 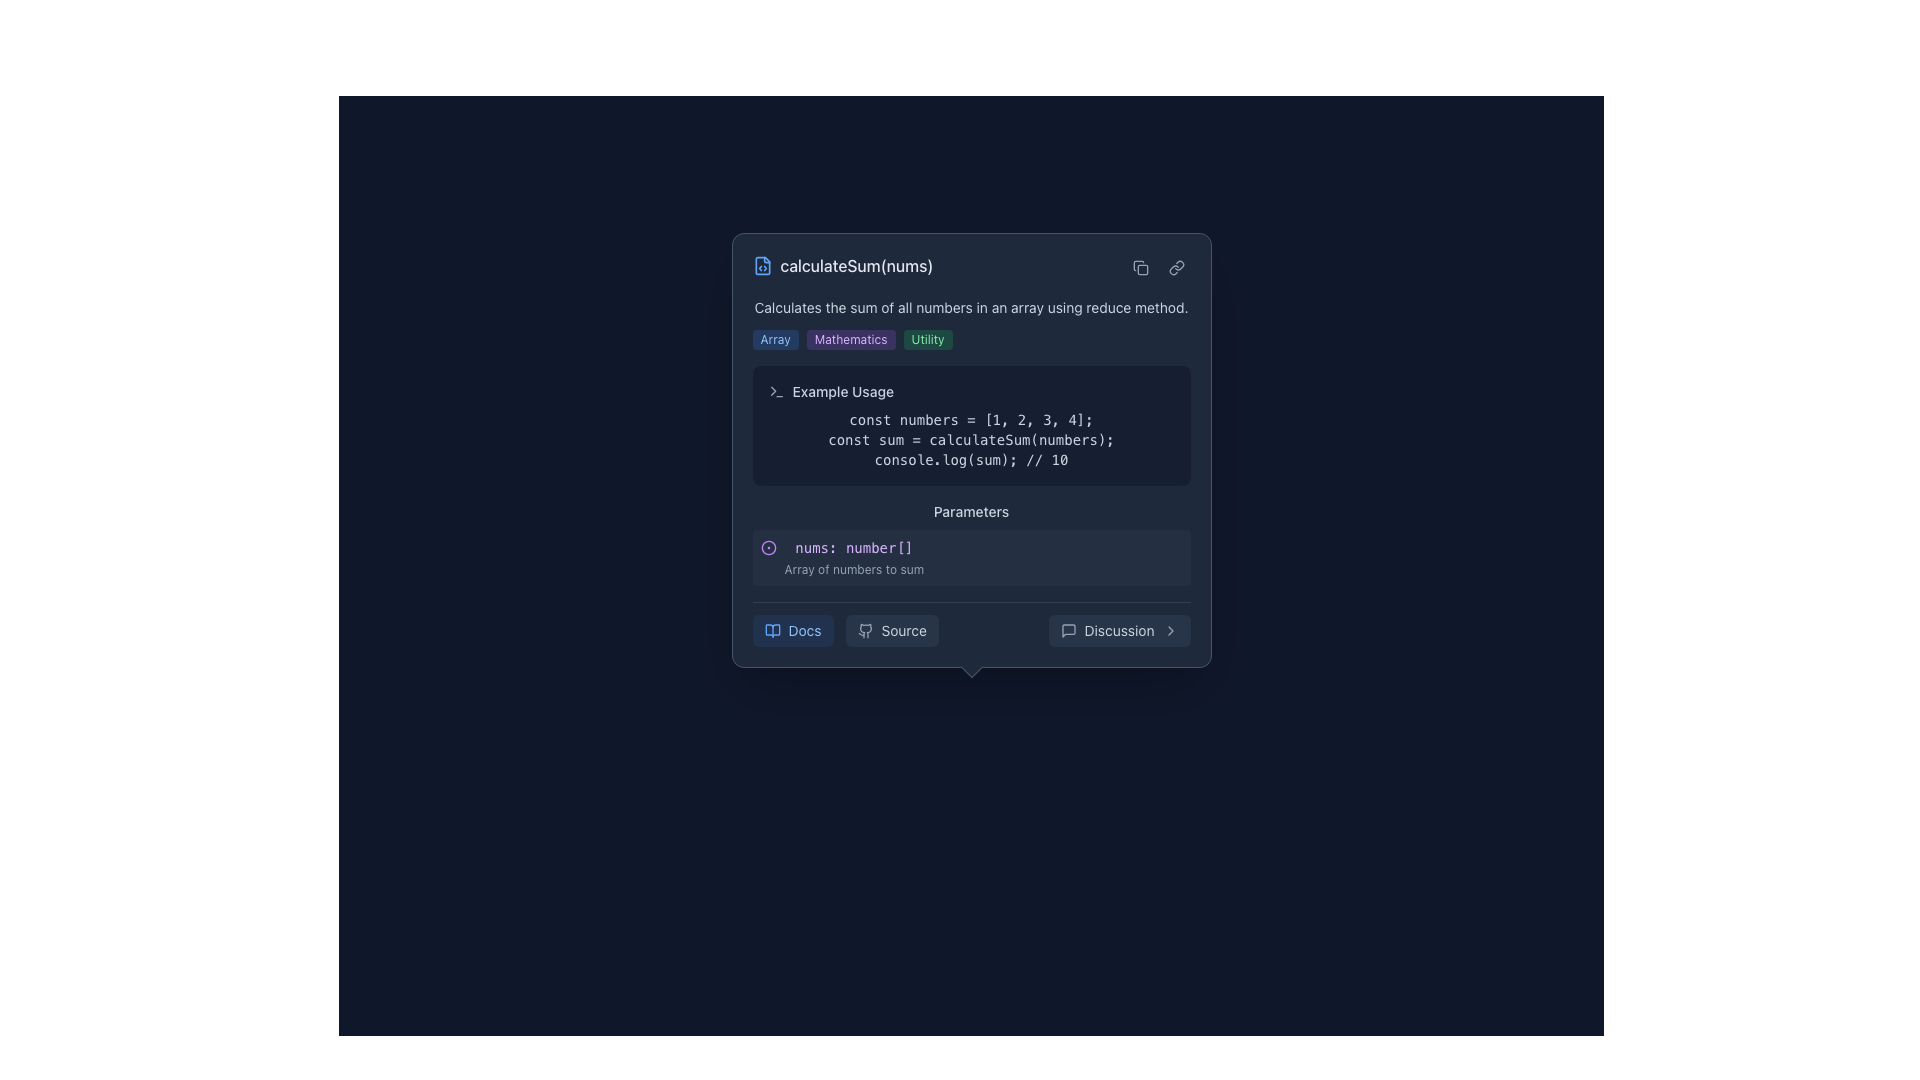 I want to click on the 'Docs' button in the Button Group, so click(x=845, y=631).